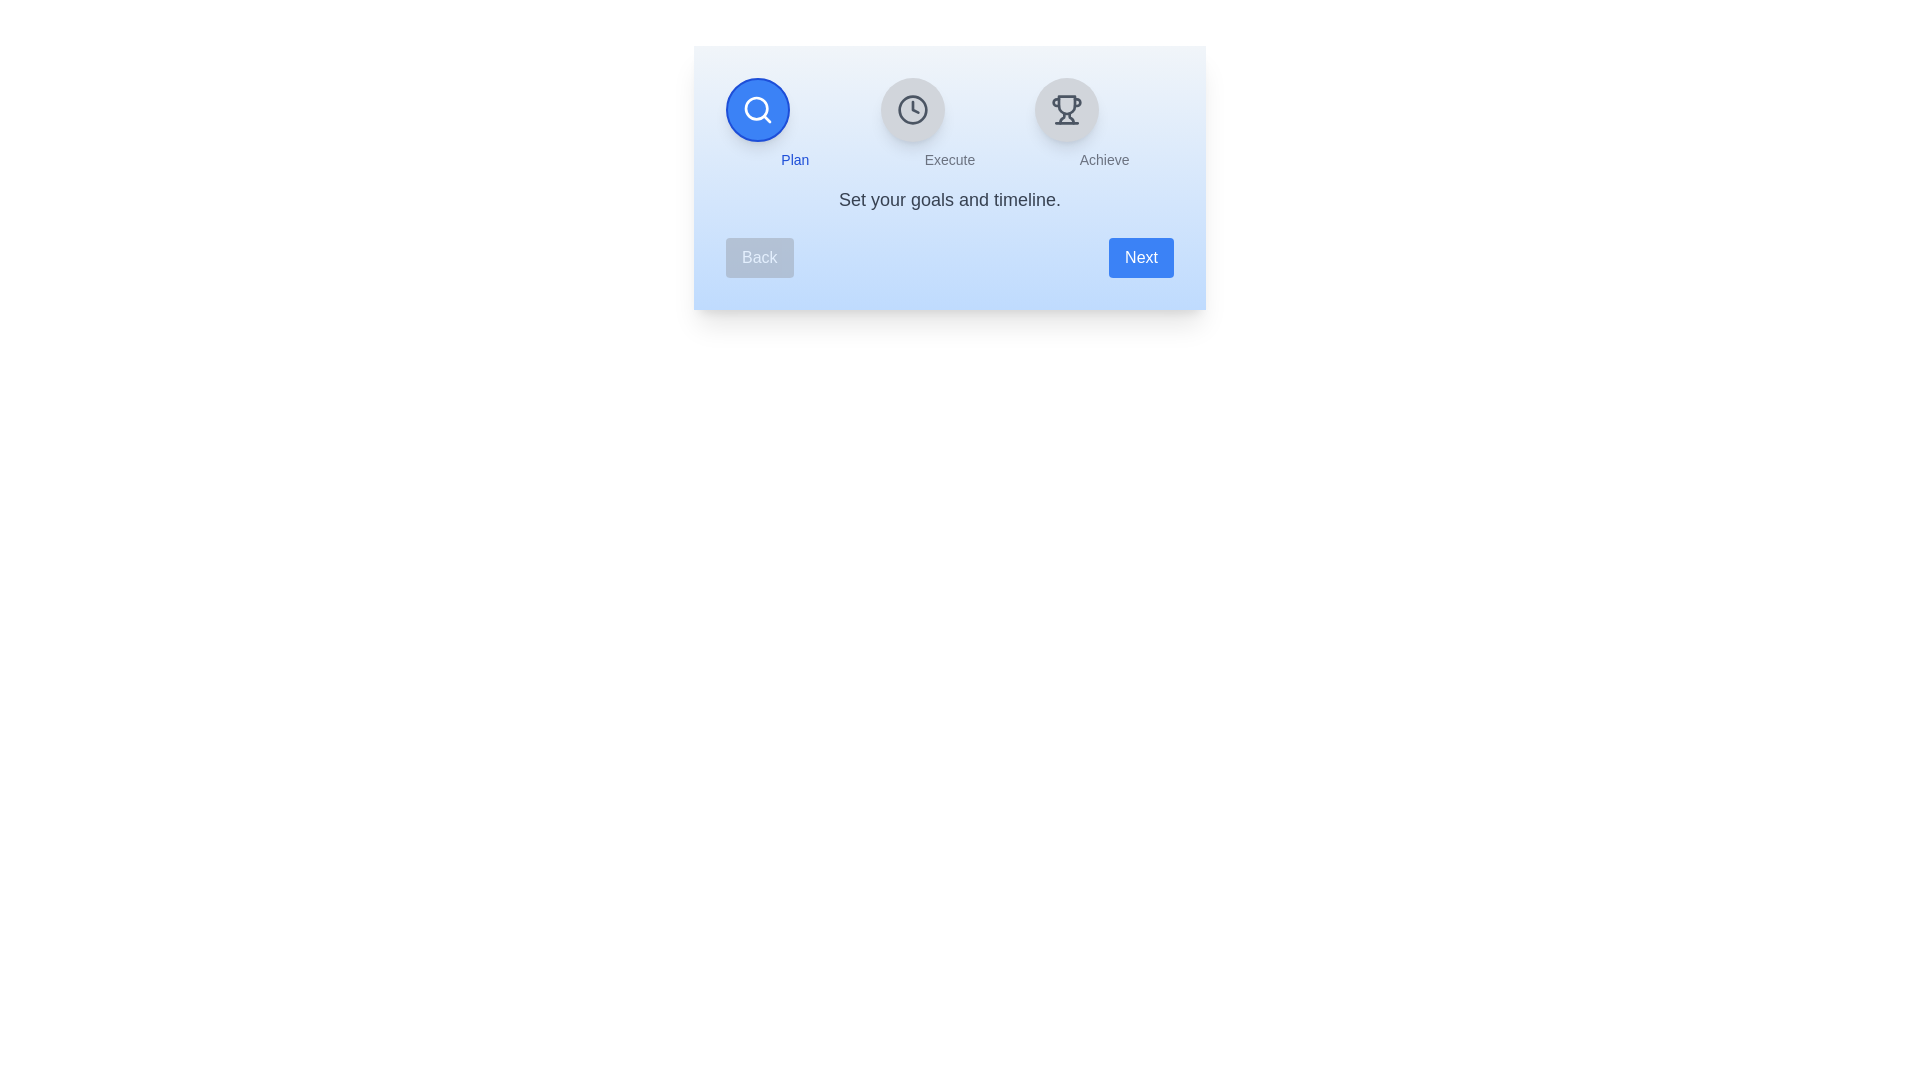  I want to click on the Back button to navigate between steps, so click(758, 257).